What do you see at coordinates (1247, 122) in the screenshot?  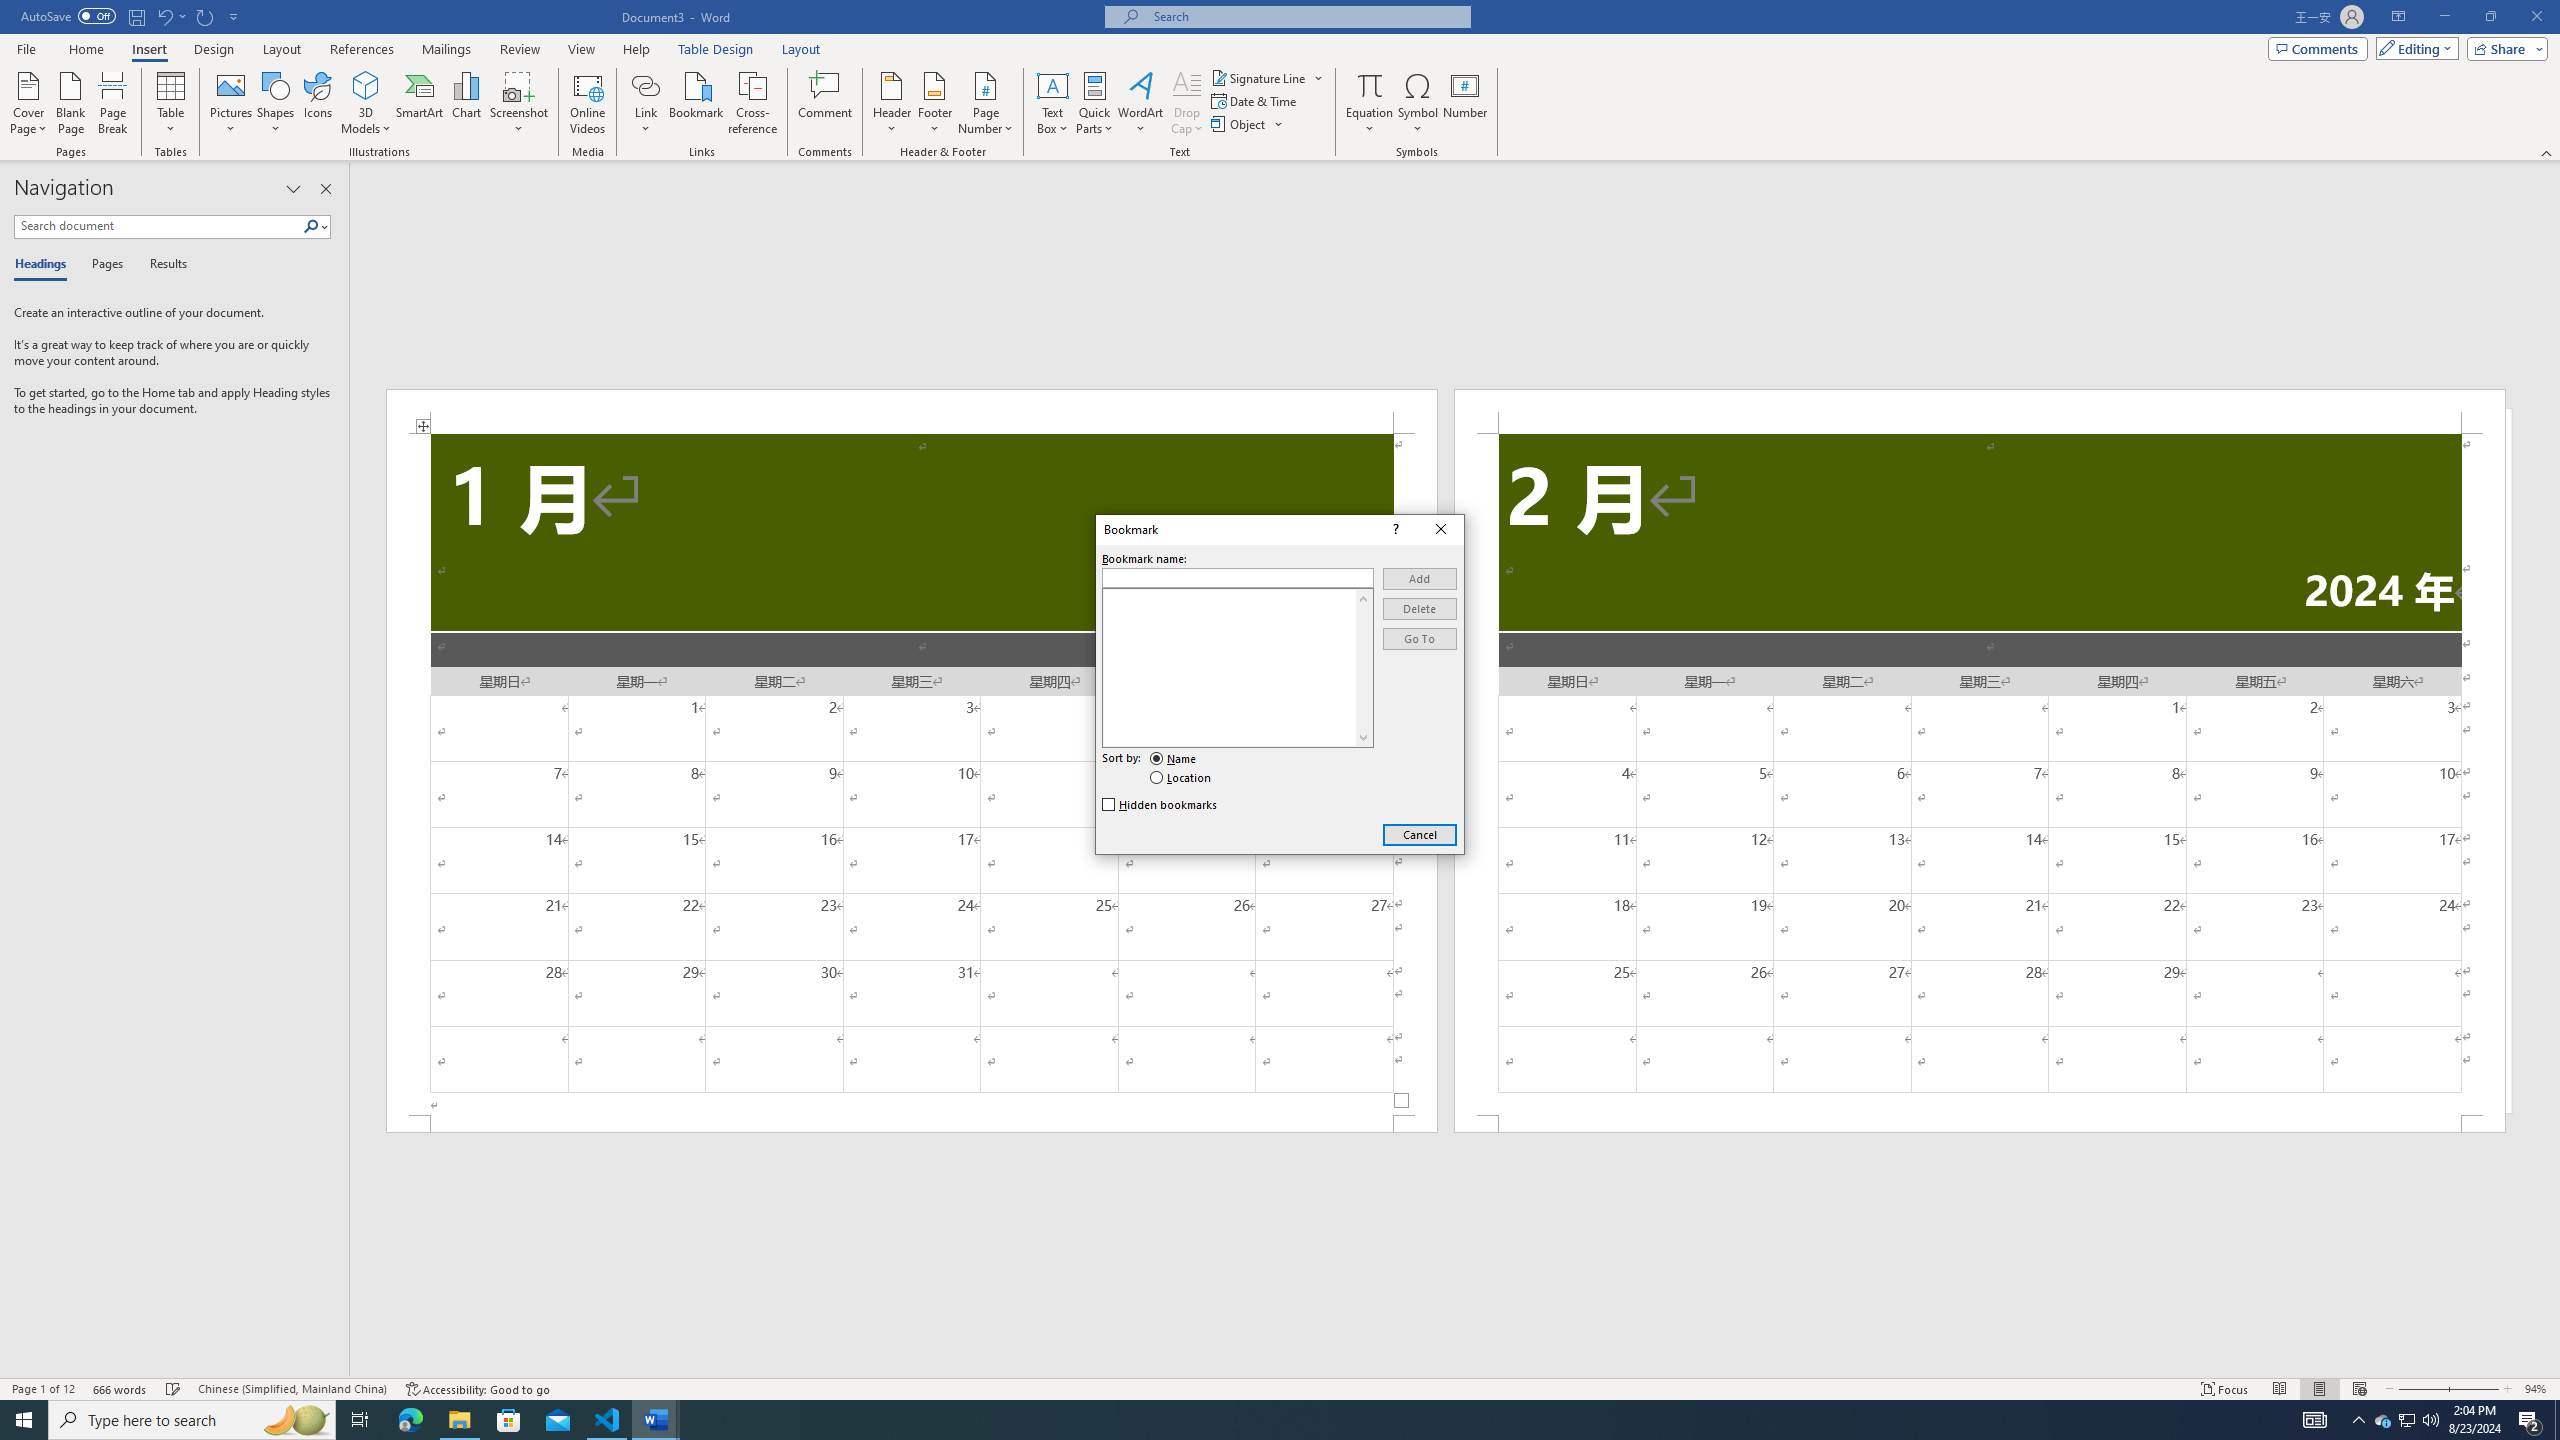 I see `'Object...'` at bounding box center [1247, 122].